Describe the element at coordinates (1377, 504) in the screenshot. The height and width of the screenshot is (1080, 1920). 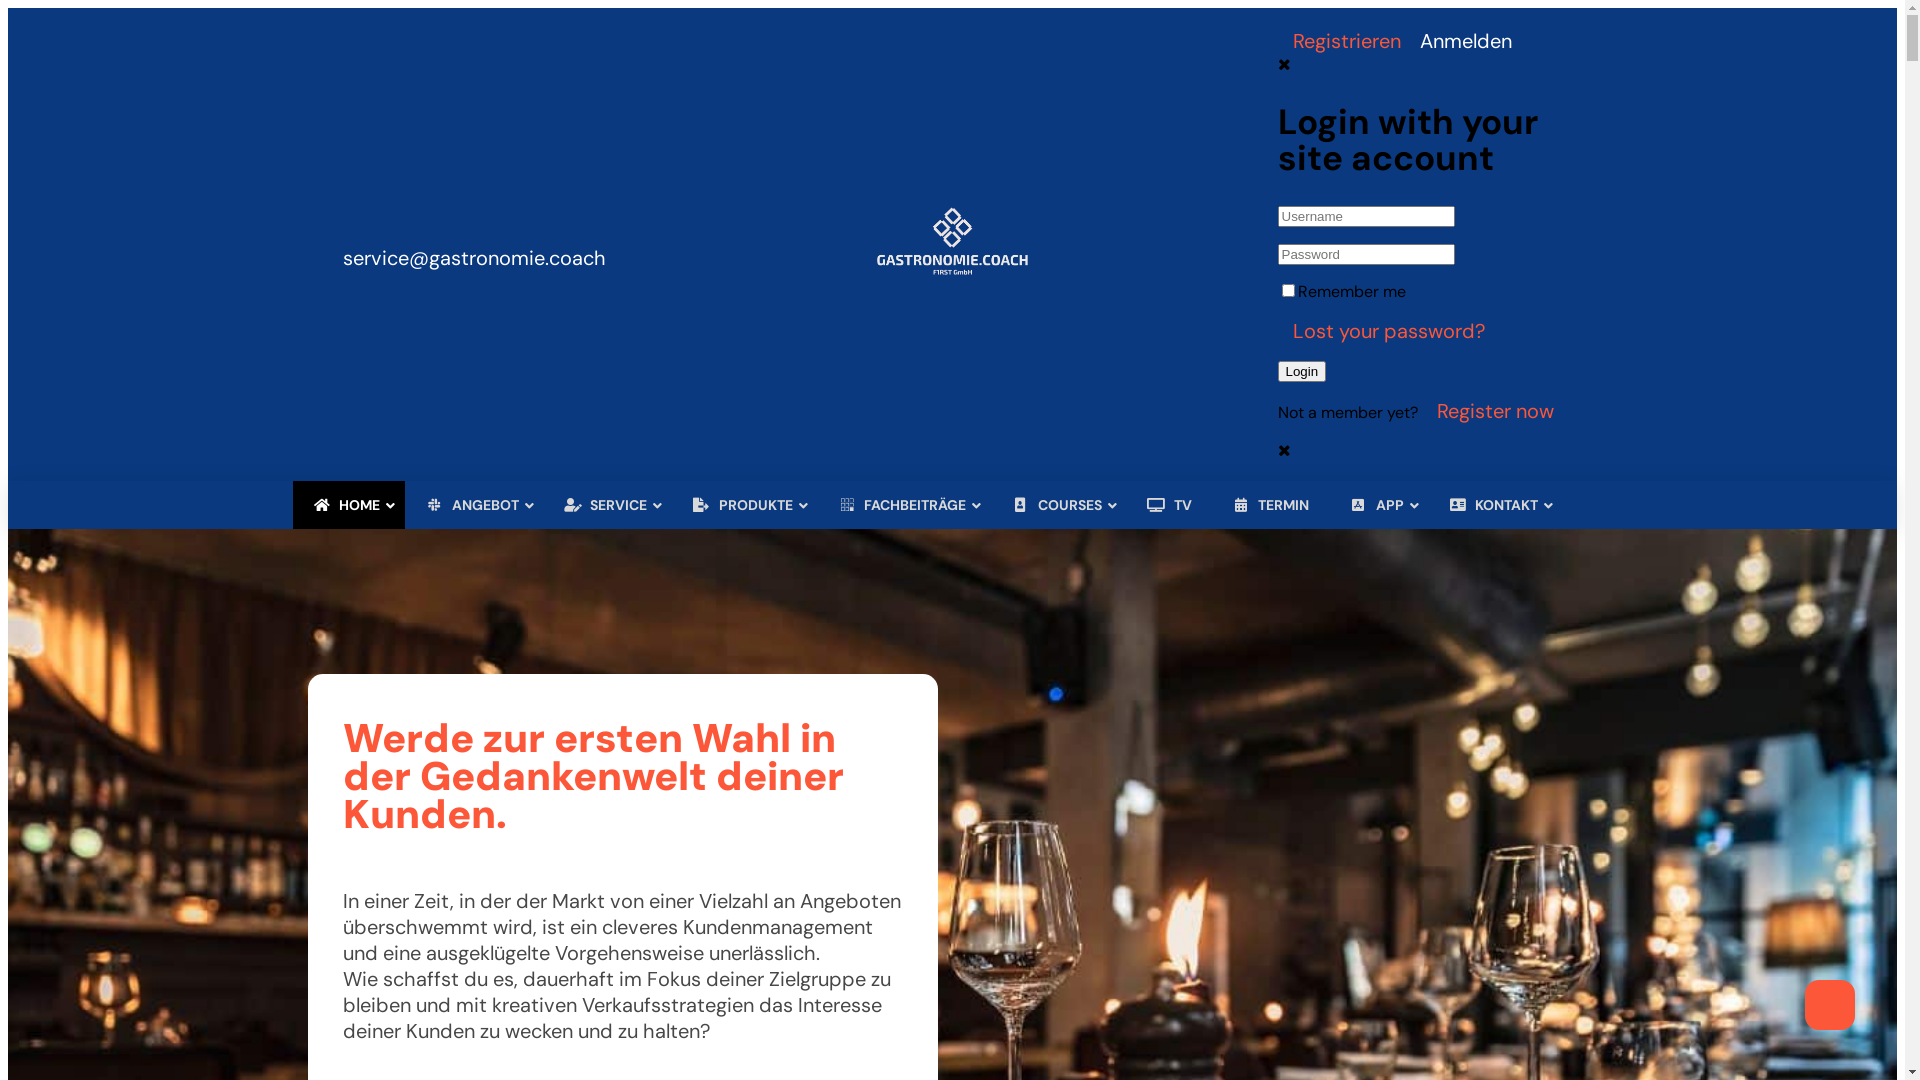
I see `'APP'` at that location.